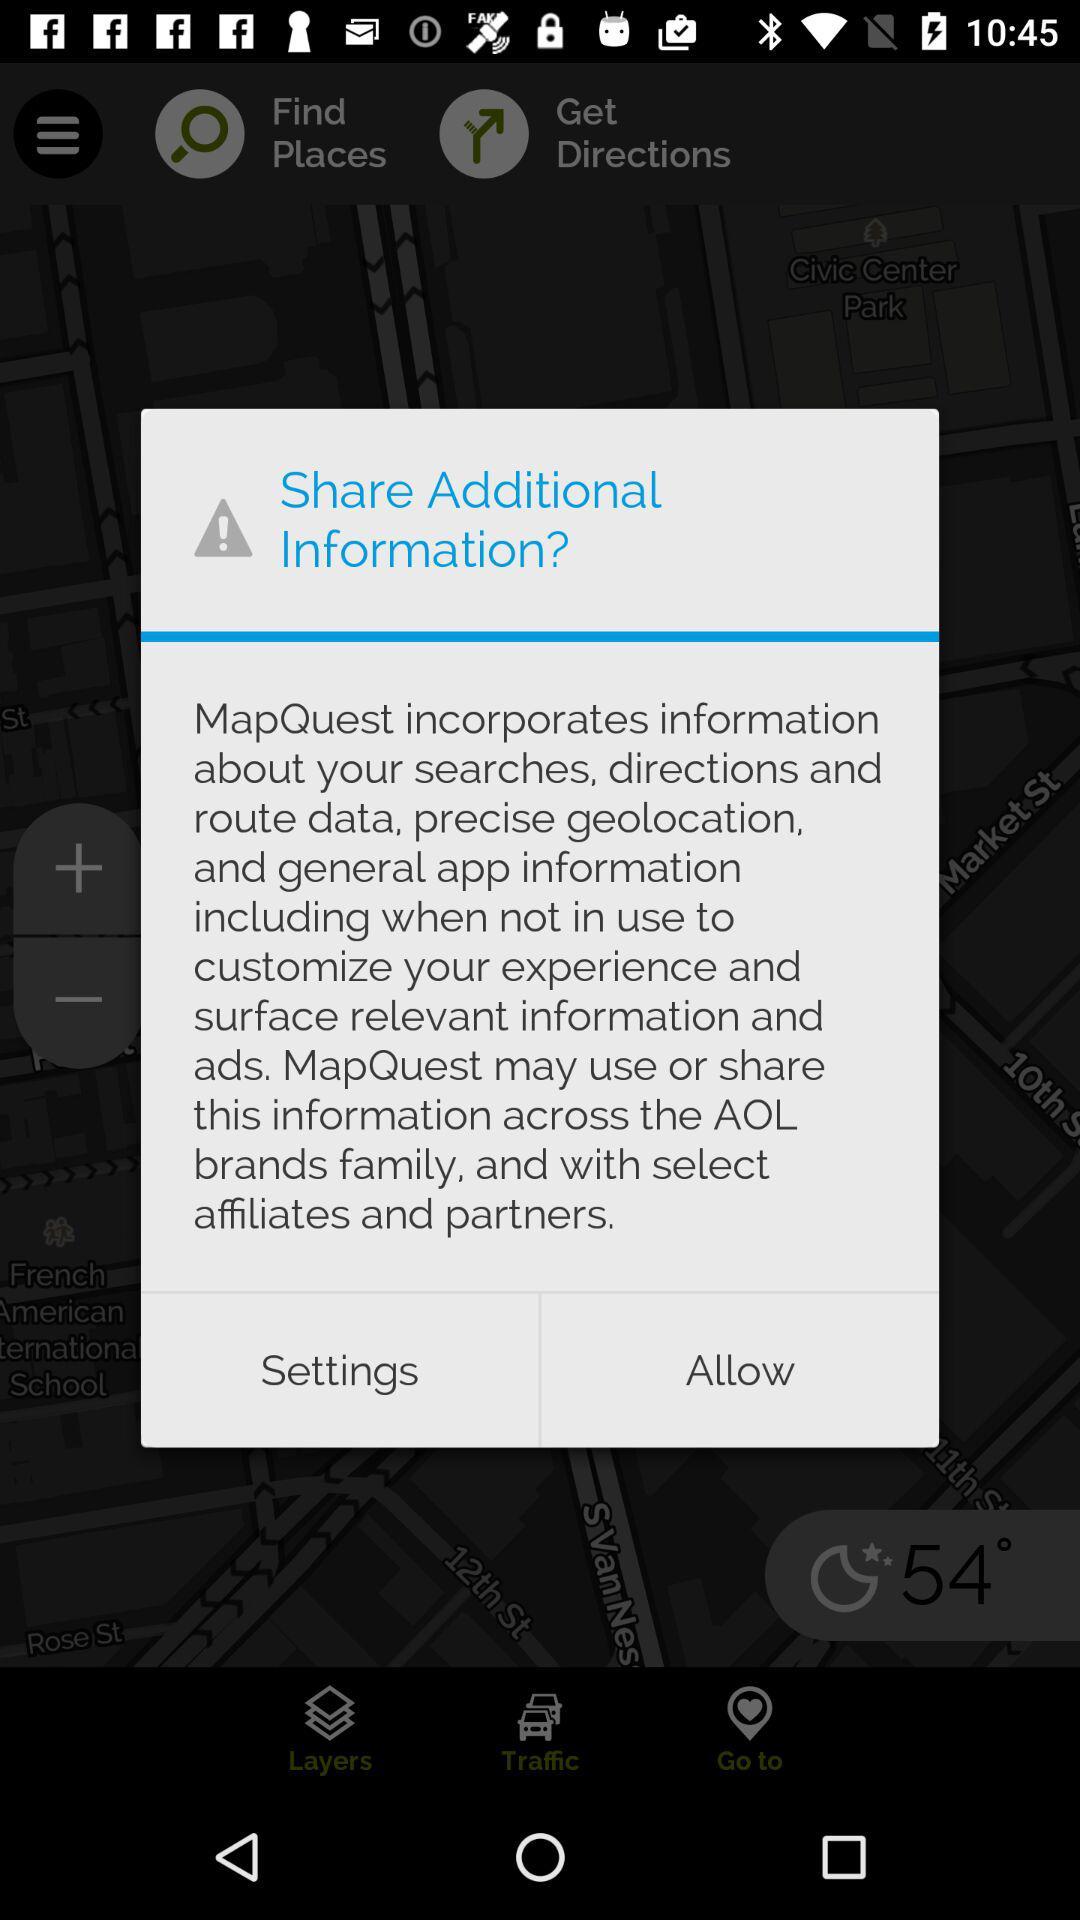  Describe the element at coordinates (740, 1369) in the screenshot. I see `allow item` at that location.